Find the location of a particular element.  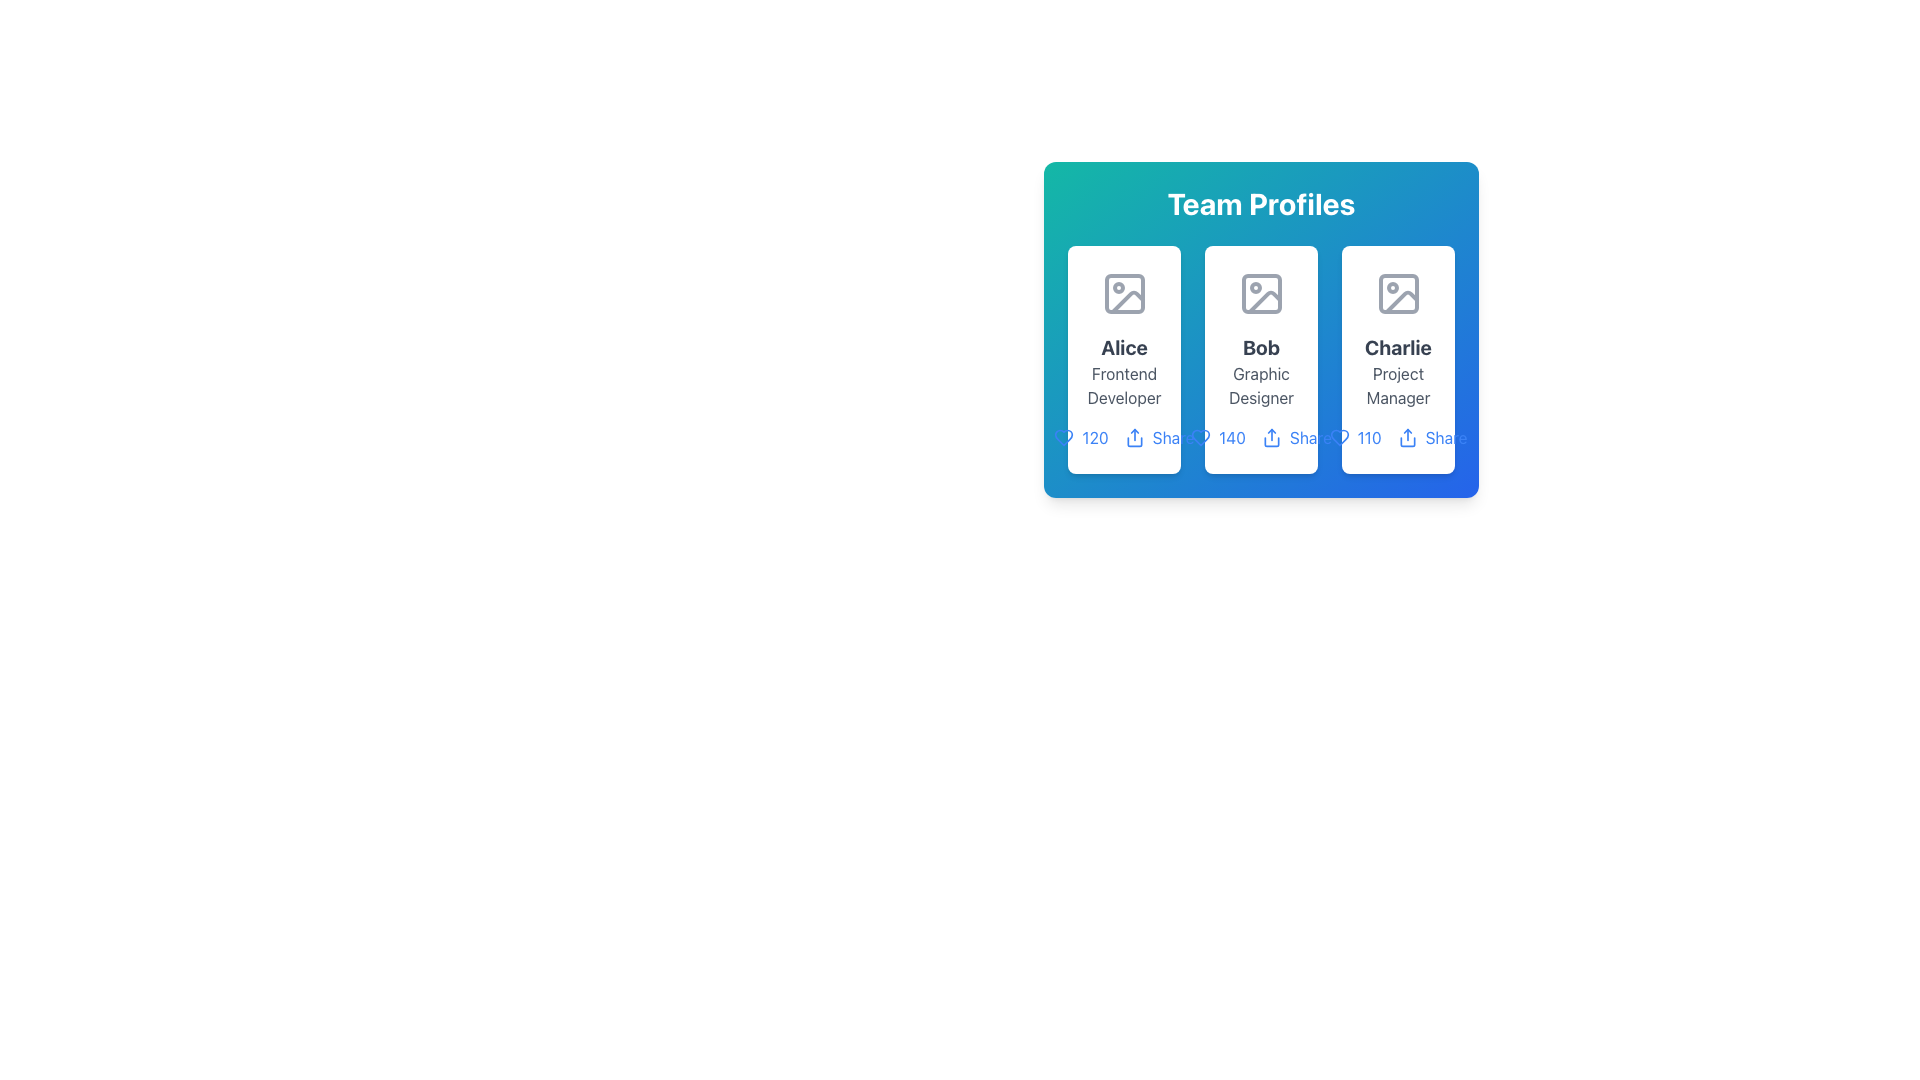

the share icon within the Interactive Display Component labeled '110 Share' located at the bottom of Charlie's profile card to initiate sharing is located at coordinates (1396, 437).